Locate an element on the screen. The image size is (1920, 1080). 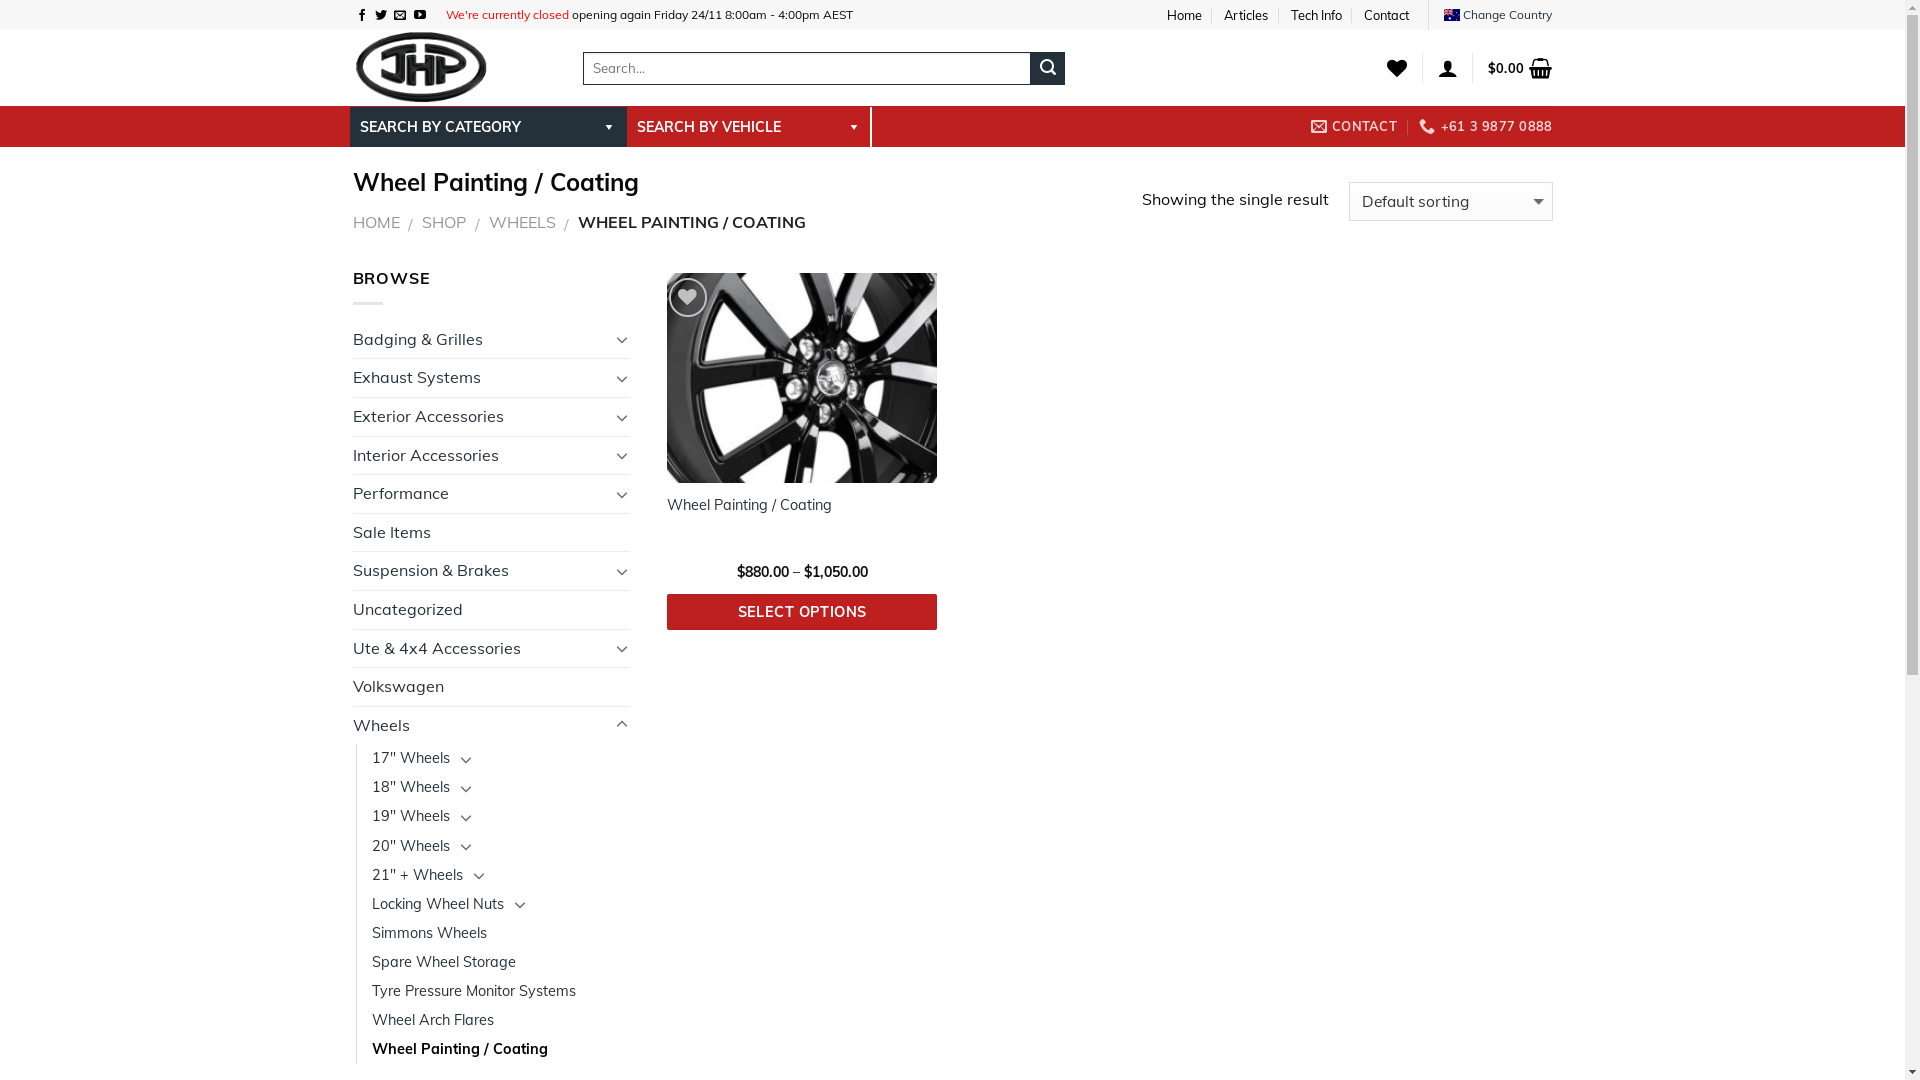
'18" Wheels' is located at coordinates (372, 786).